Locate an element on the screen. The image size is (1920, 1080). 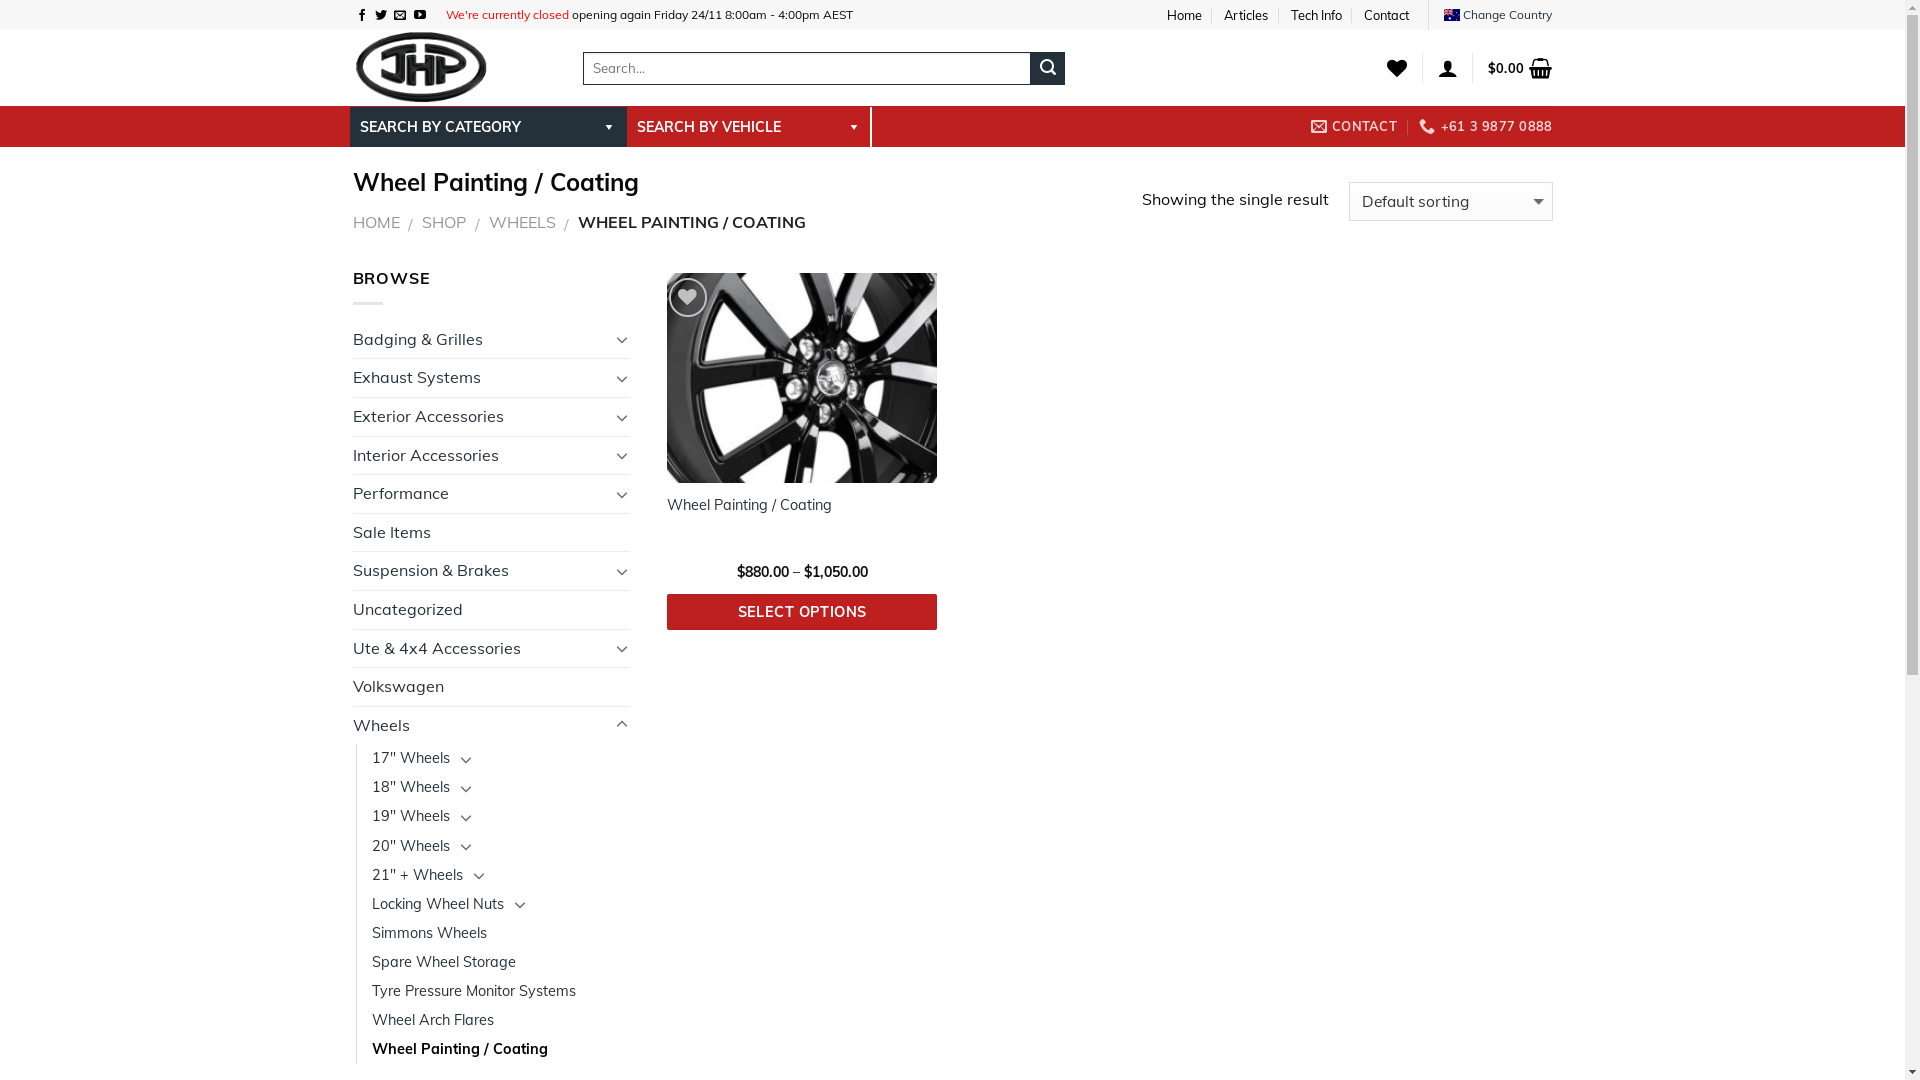
'18" Wheels' is located at coordinates (372, 786).